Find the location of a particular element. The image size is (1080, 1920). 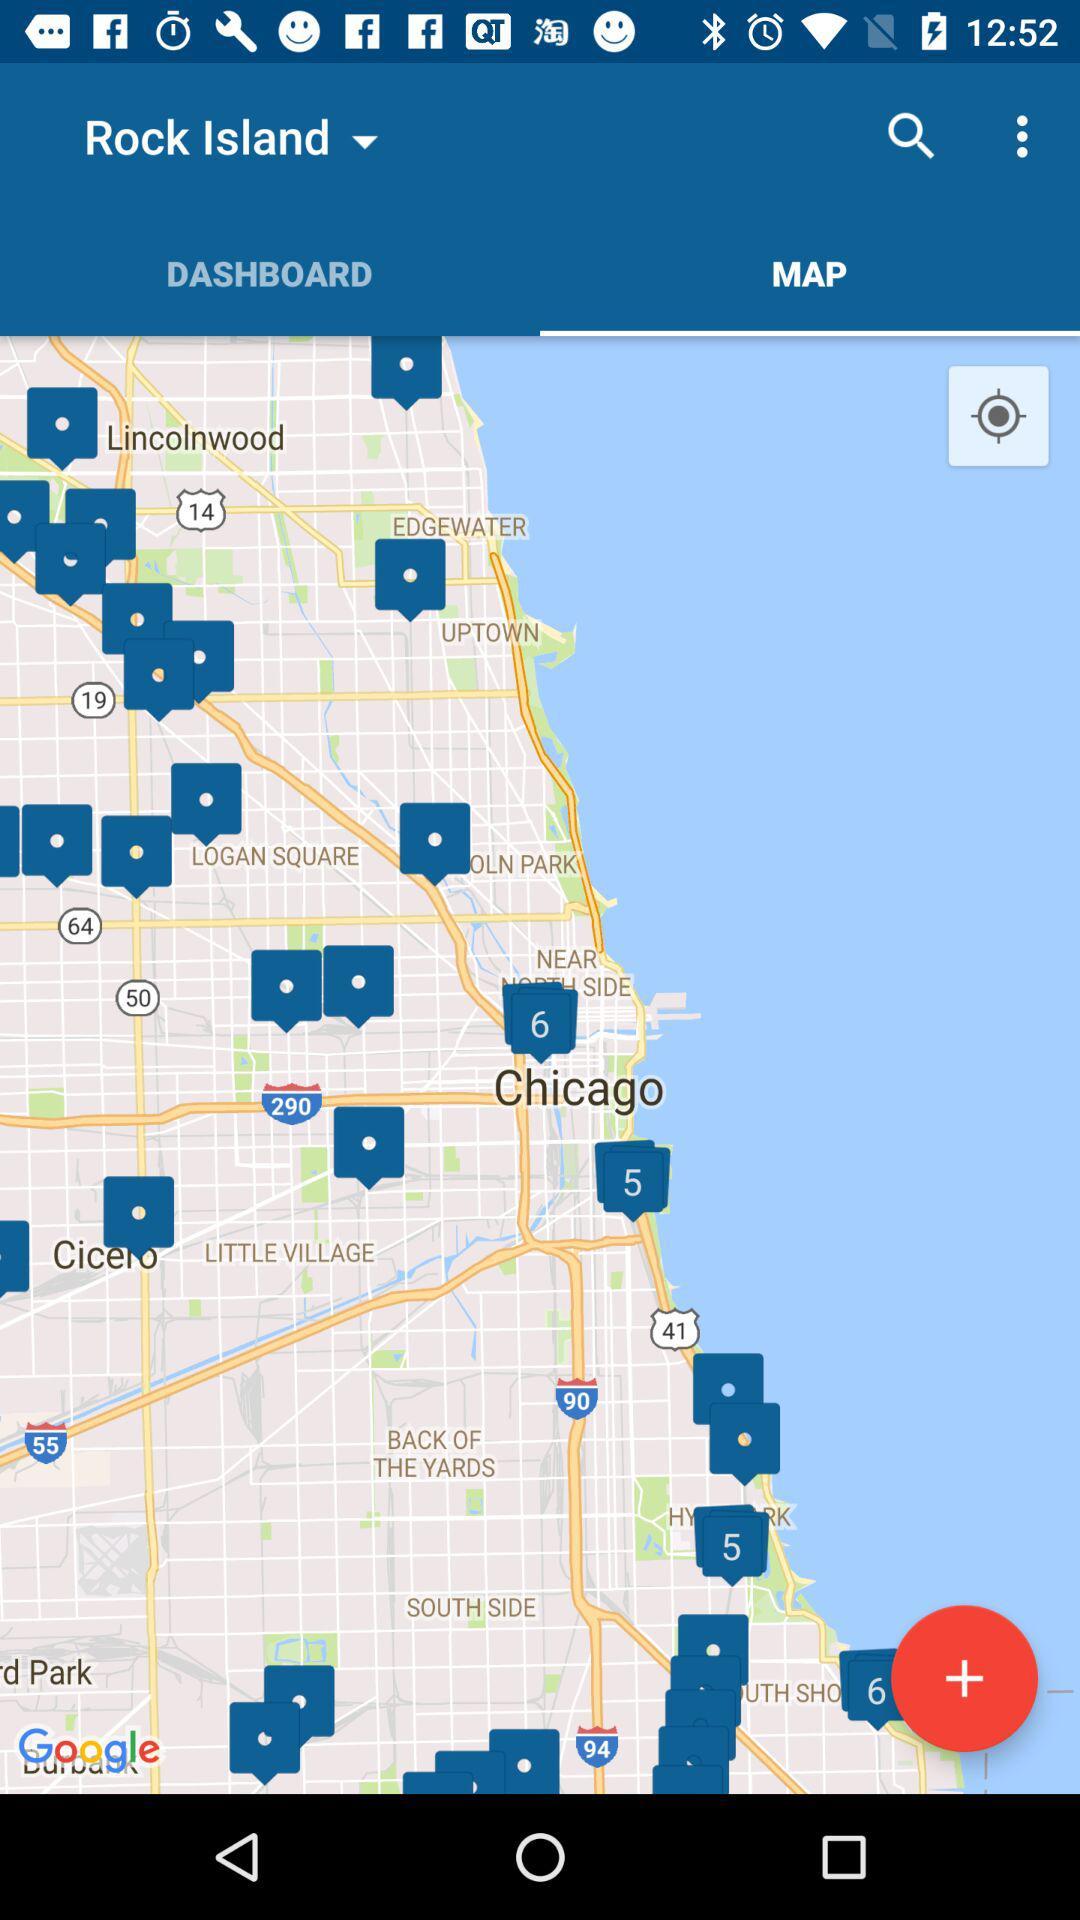

the icon next to rock island item is located at coordinates (911, 135).